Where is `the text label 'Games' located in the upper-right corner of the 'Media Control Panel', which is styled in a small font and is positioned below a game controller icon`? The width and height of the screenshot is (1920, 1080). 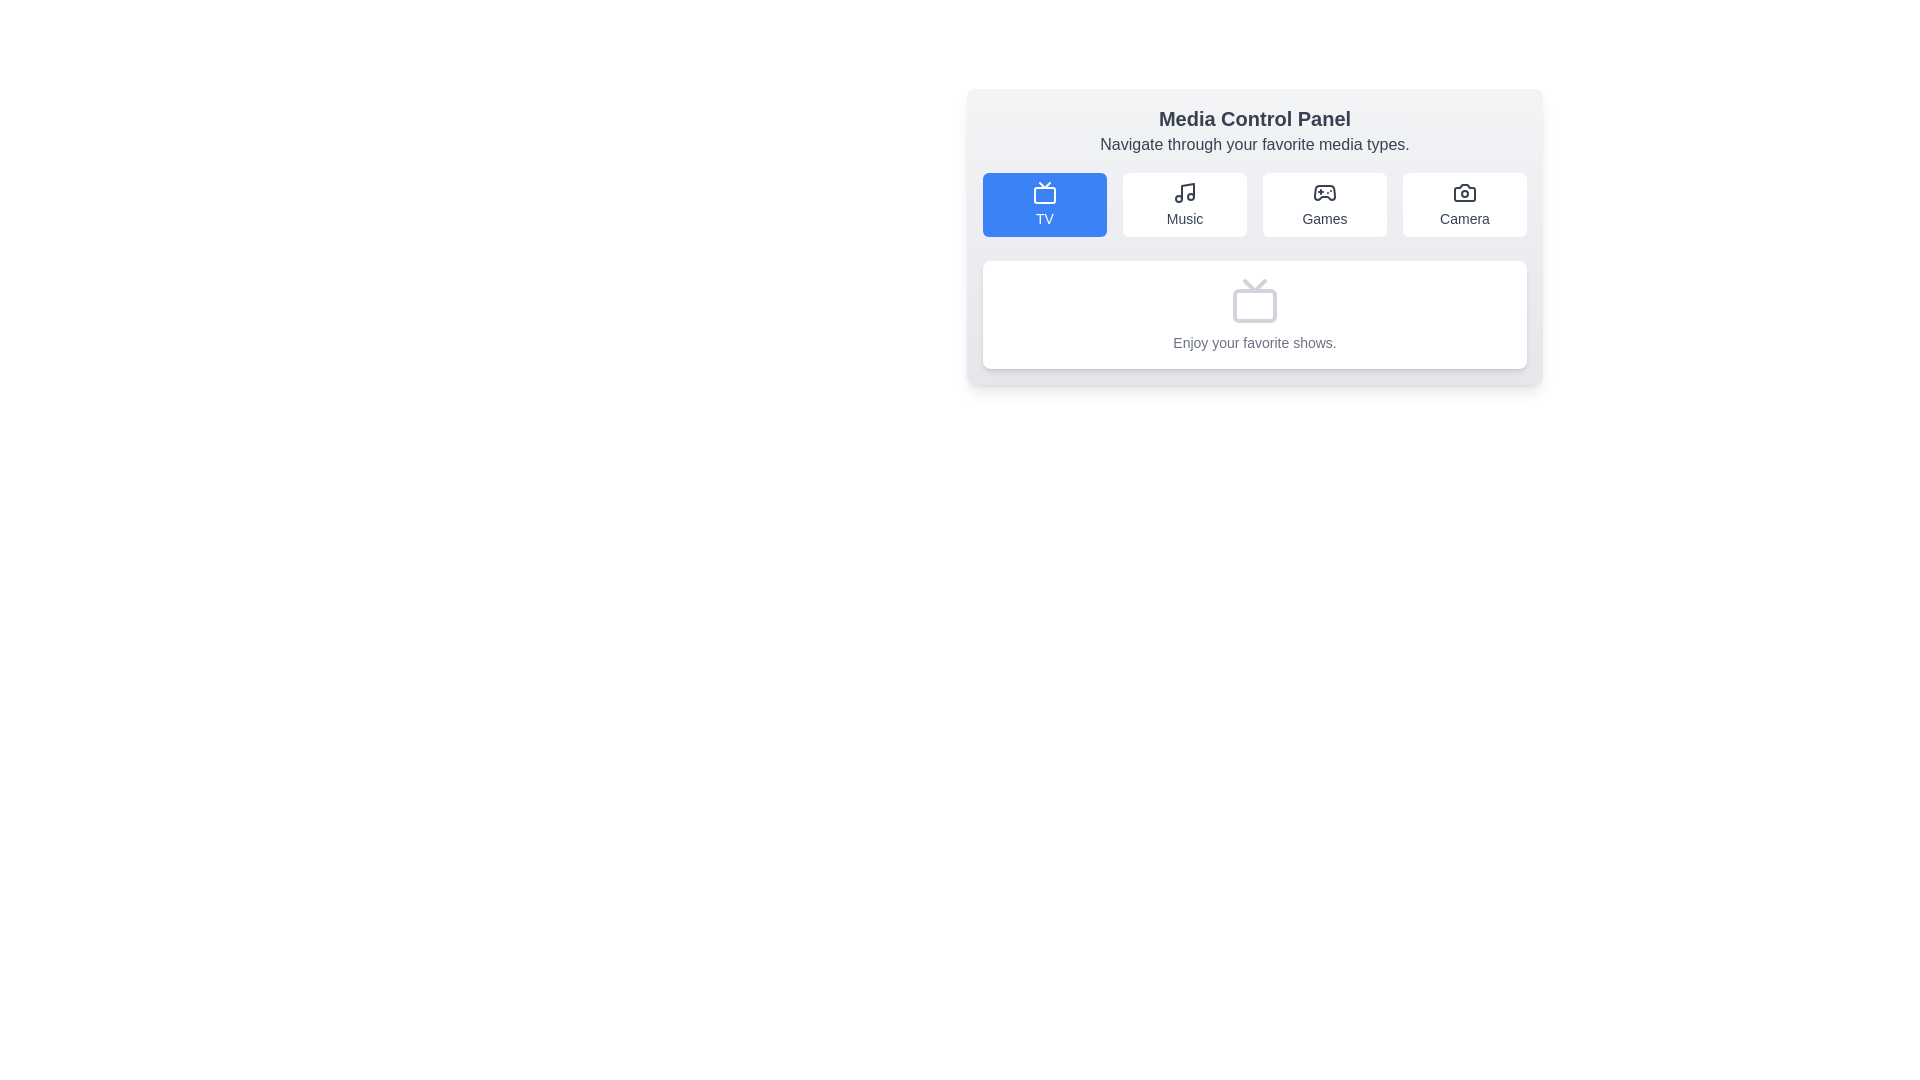 the text label 'Games' located in the upper-right corner of the 'Media Control Panel', which is styled in a small font and is positioned below a game controller icon is located at coordinates (1324, 219).